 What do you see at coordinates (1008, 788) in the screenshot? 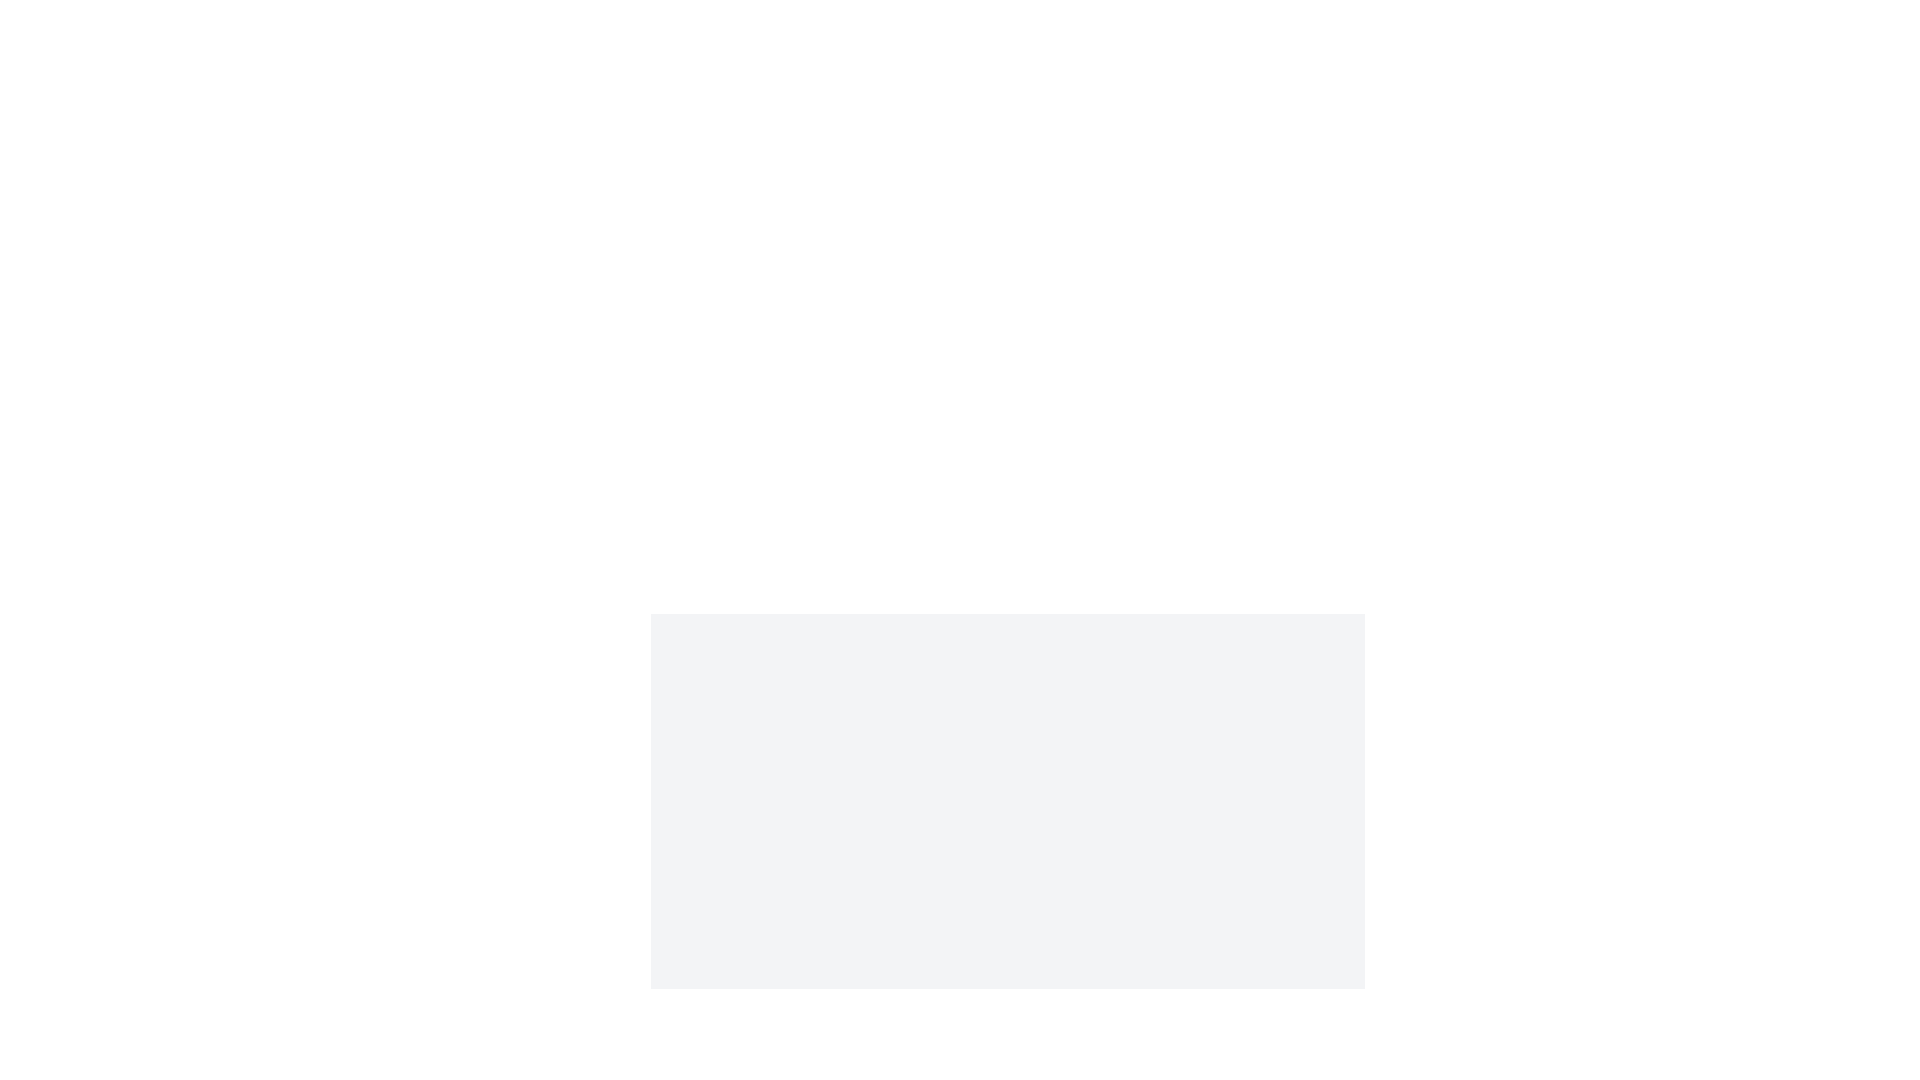
I see `the image and select Highlight from the context menu` at bounding box center [1008, 788].